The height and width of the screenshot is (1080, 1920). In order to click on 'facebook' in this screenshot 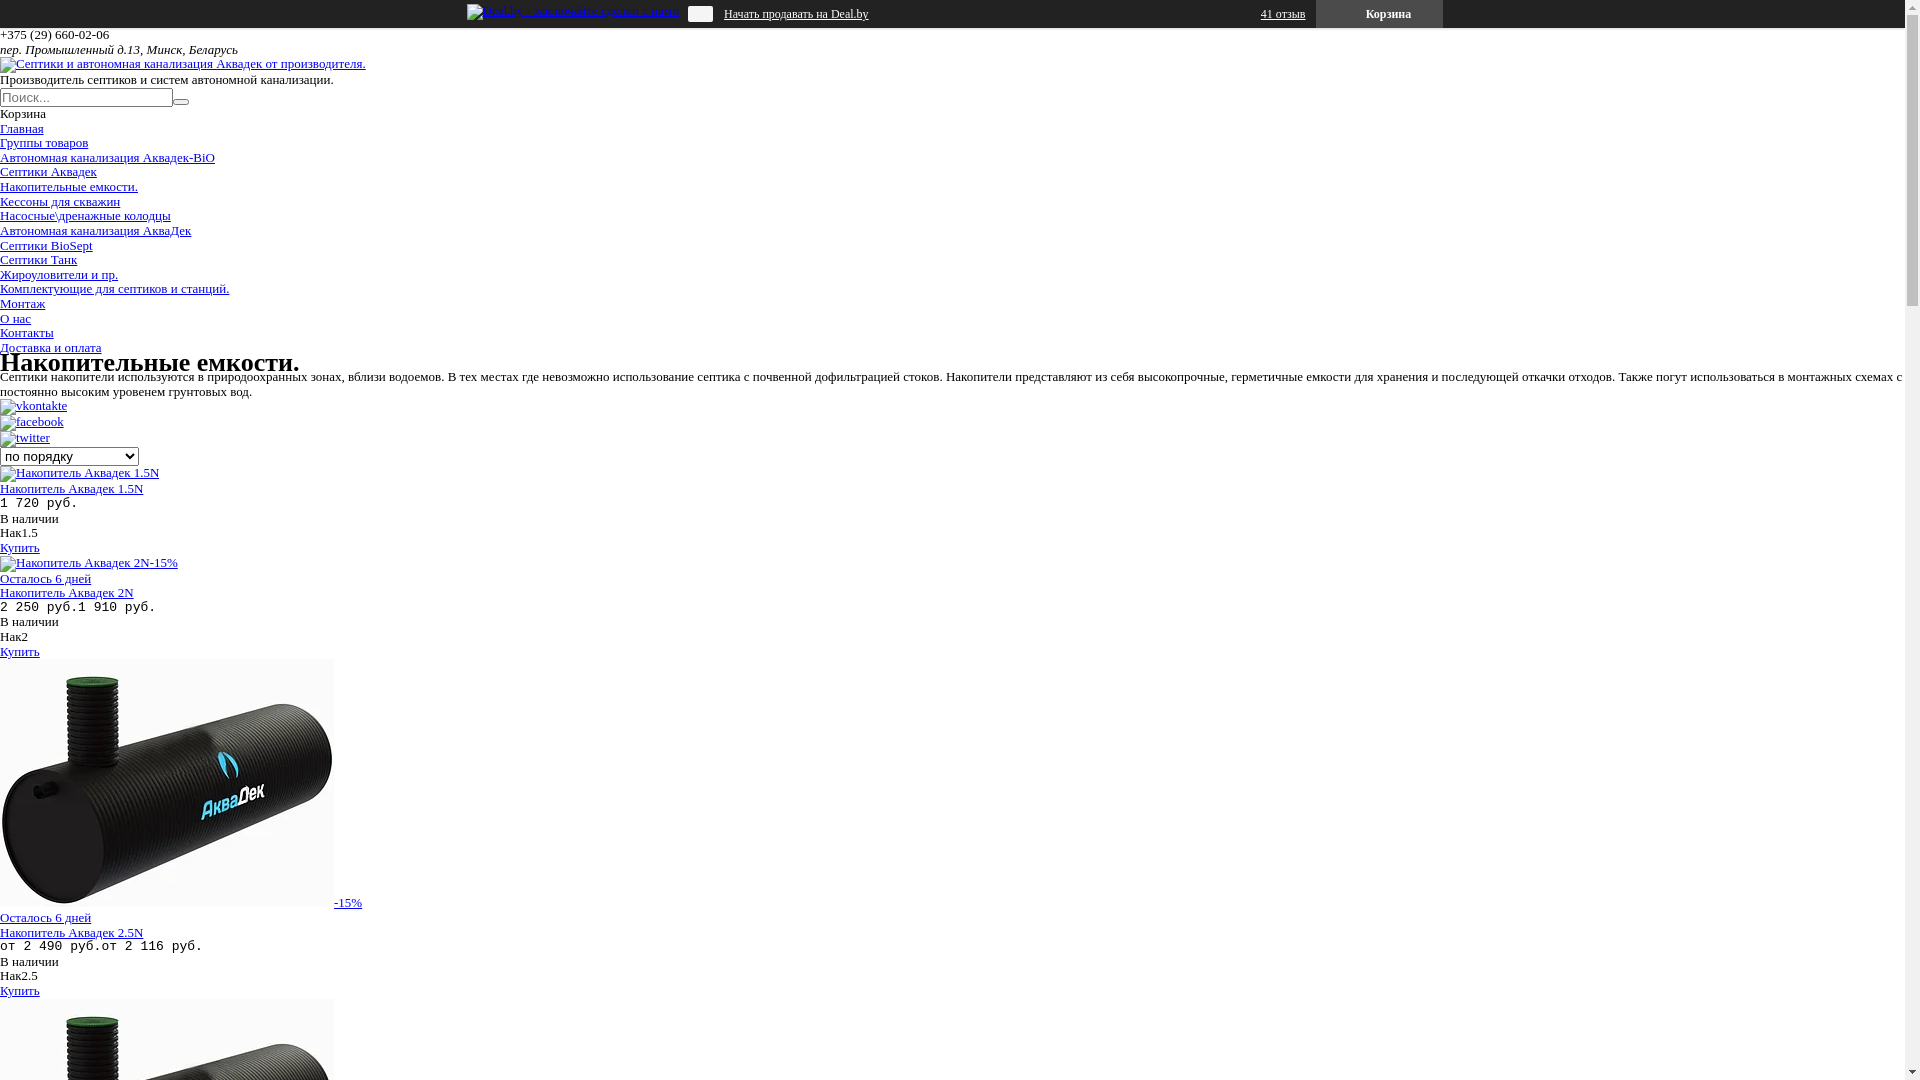, I will do `click(32, 420)`.